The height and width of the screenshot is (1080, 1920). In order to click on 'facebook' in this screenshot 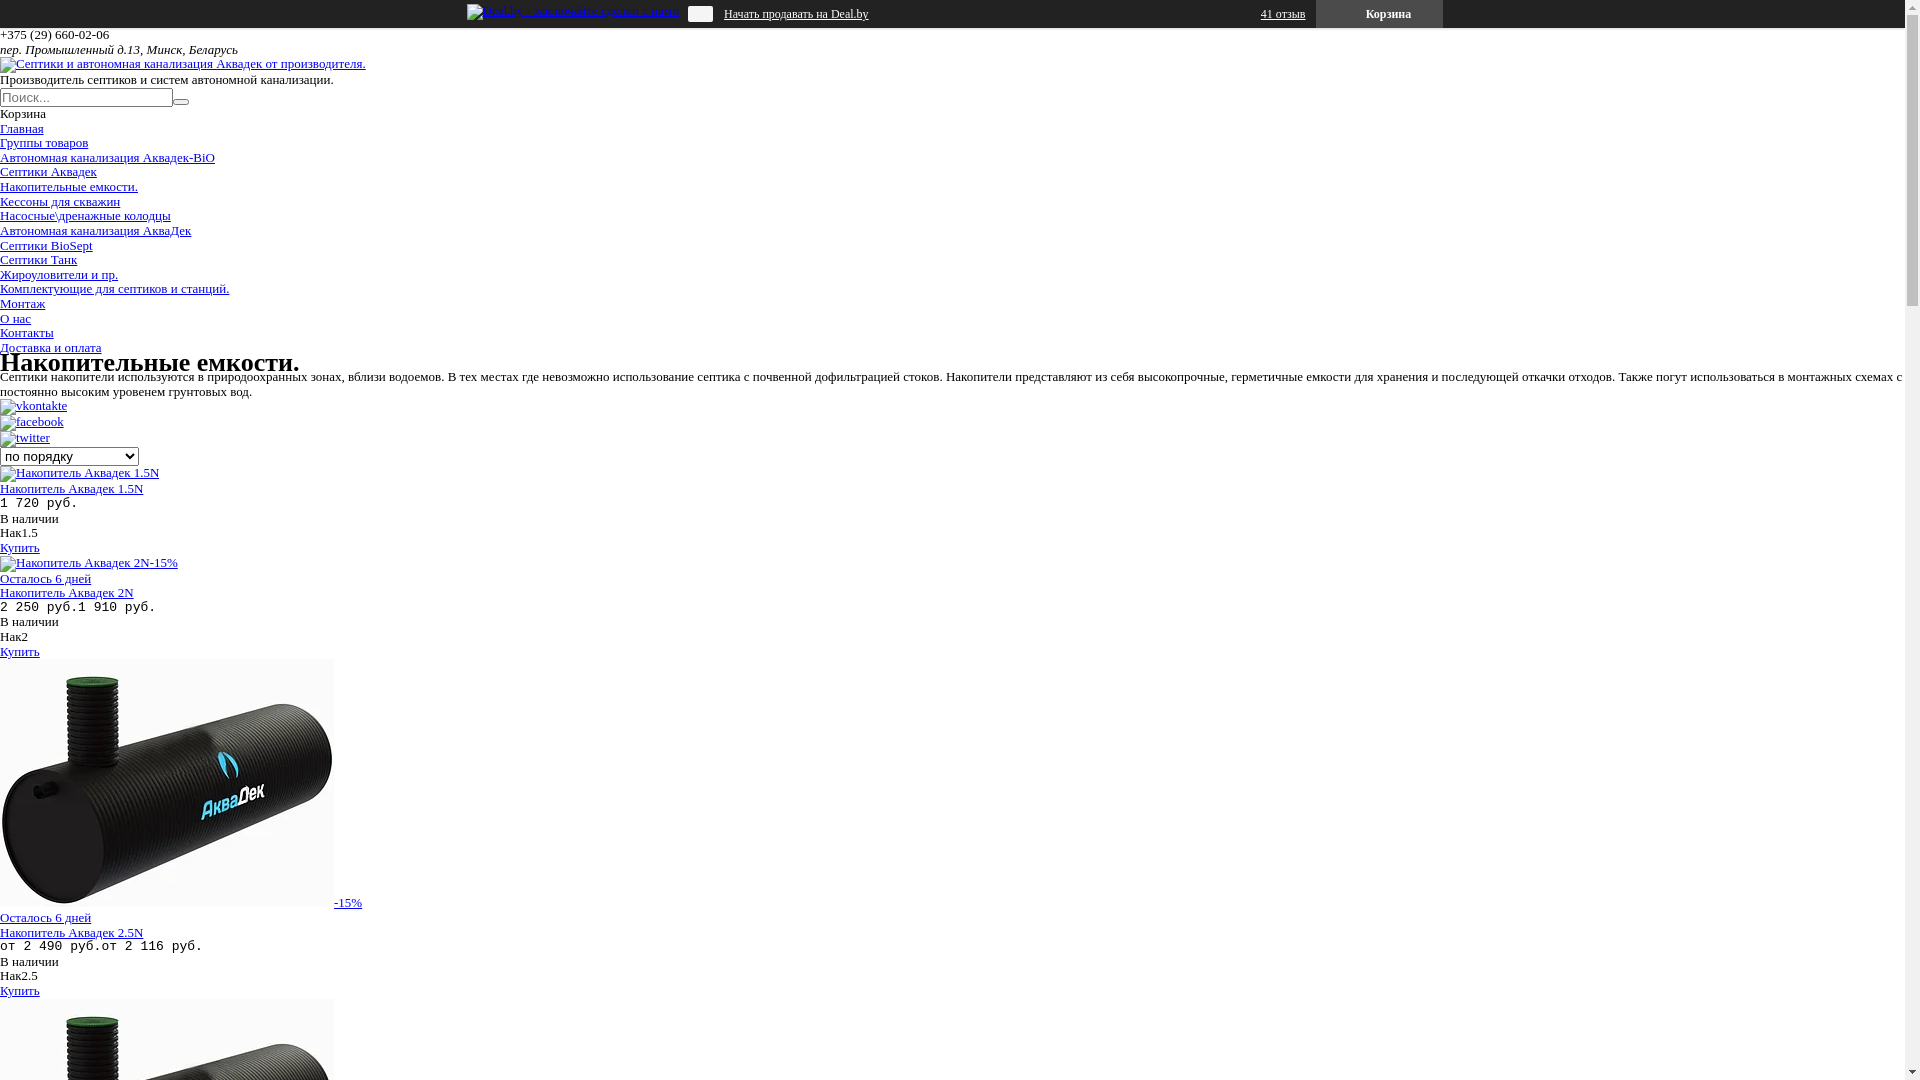, I will do `click(32, 420)`.